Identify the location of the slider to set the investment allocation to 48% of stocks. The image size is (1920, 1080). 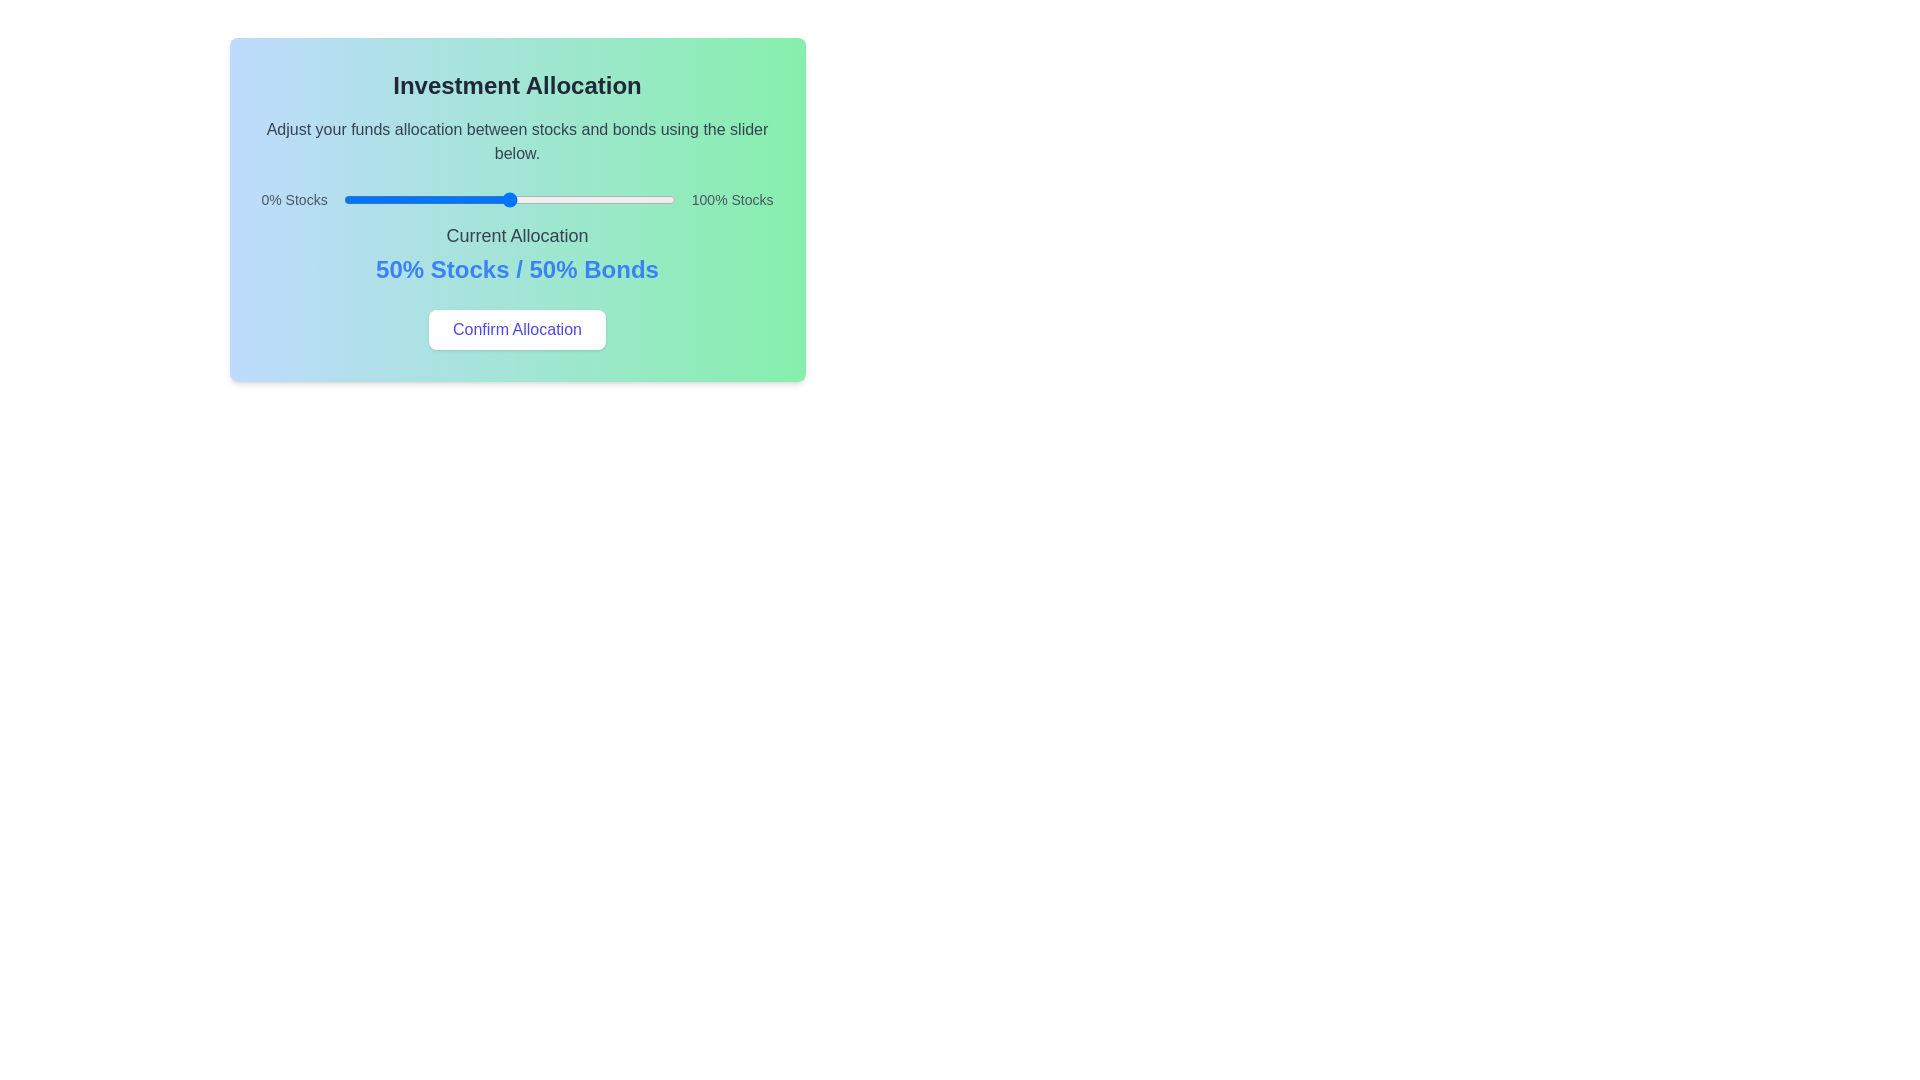
(503, 200).